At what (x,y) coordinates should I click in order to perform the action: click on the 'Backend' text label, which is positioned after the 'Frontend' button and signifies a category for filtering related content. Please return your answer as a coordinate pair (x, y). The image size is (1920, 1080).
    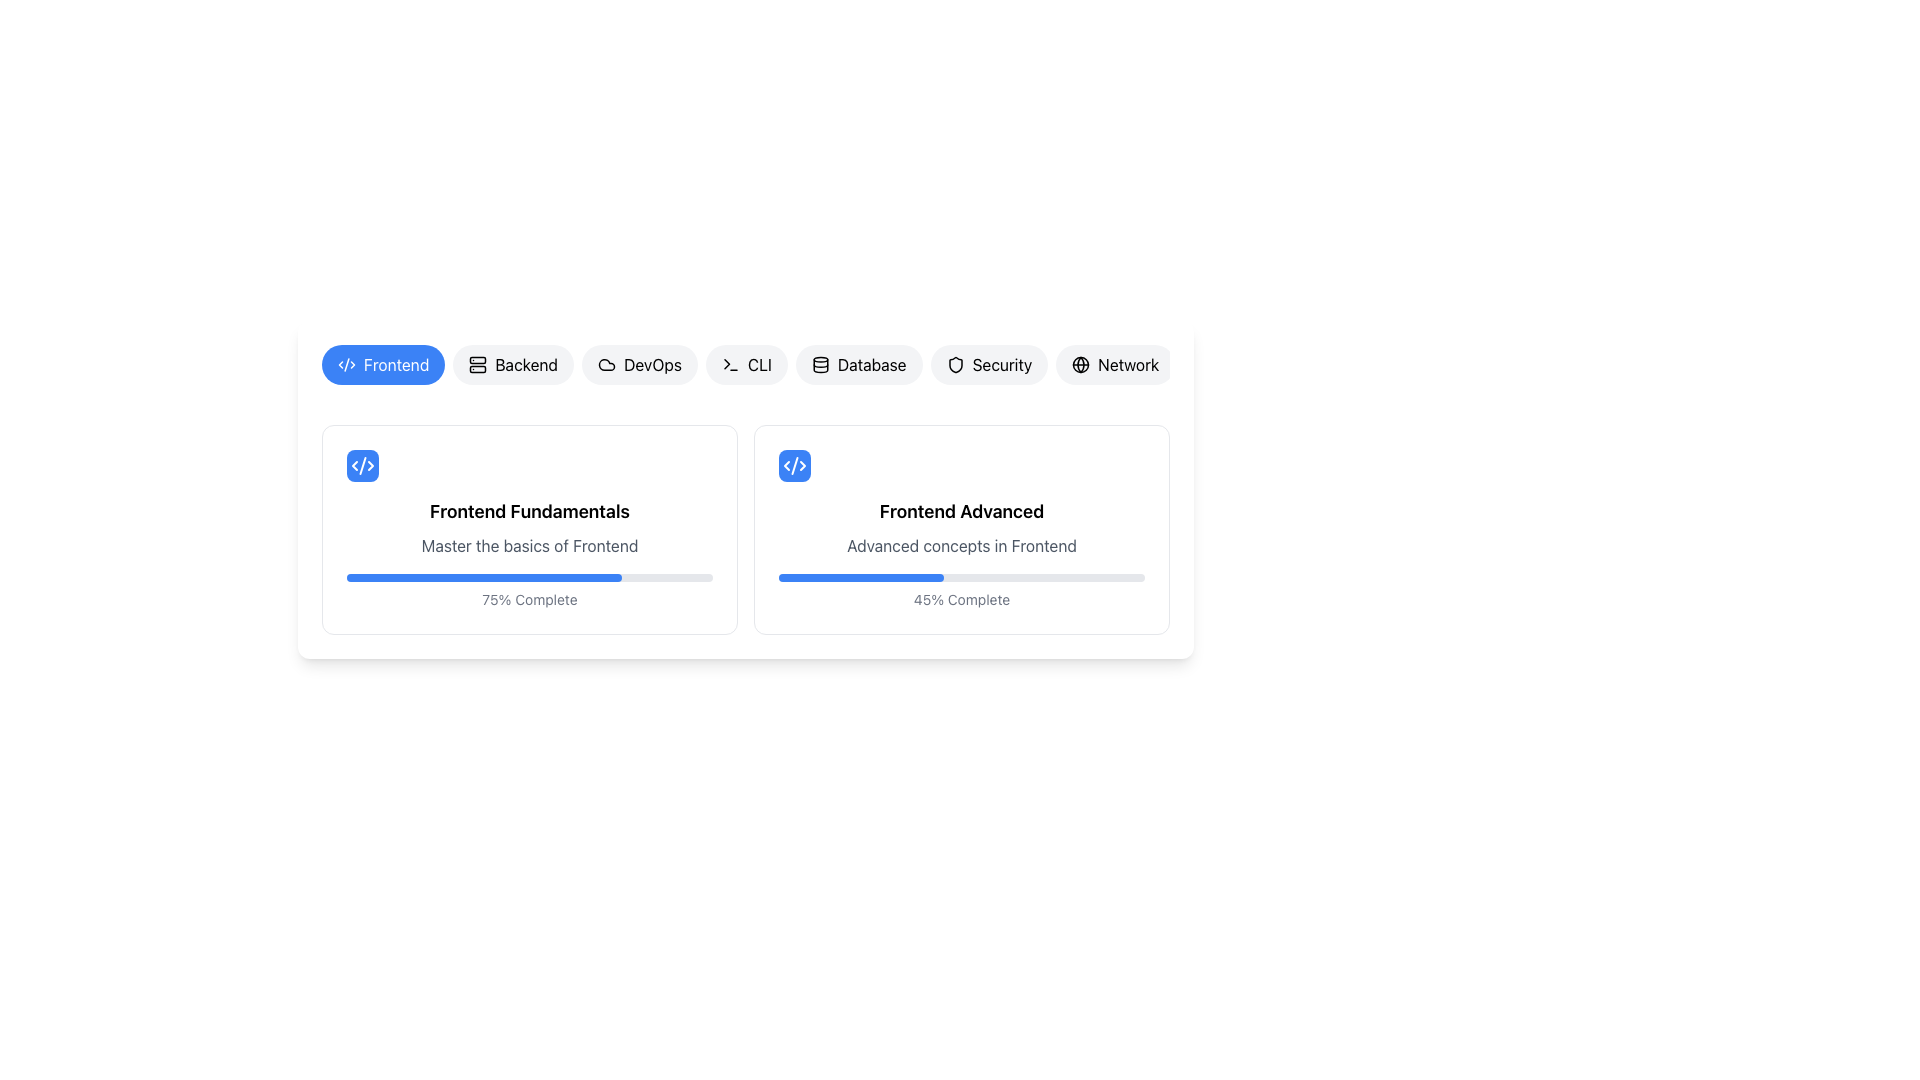
    Looking at the image, I should click on (526, 365).